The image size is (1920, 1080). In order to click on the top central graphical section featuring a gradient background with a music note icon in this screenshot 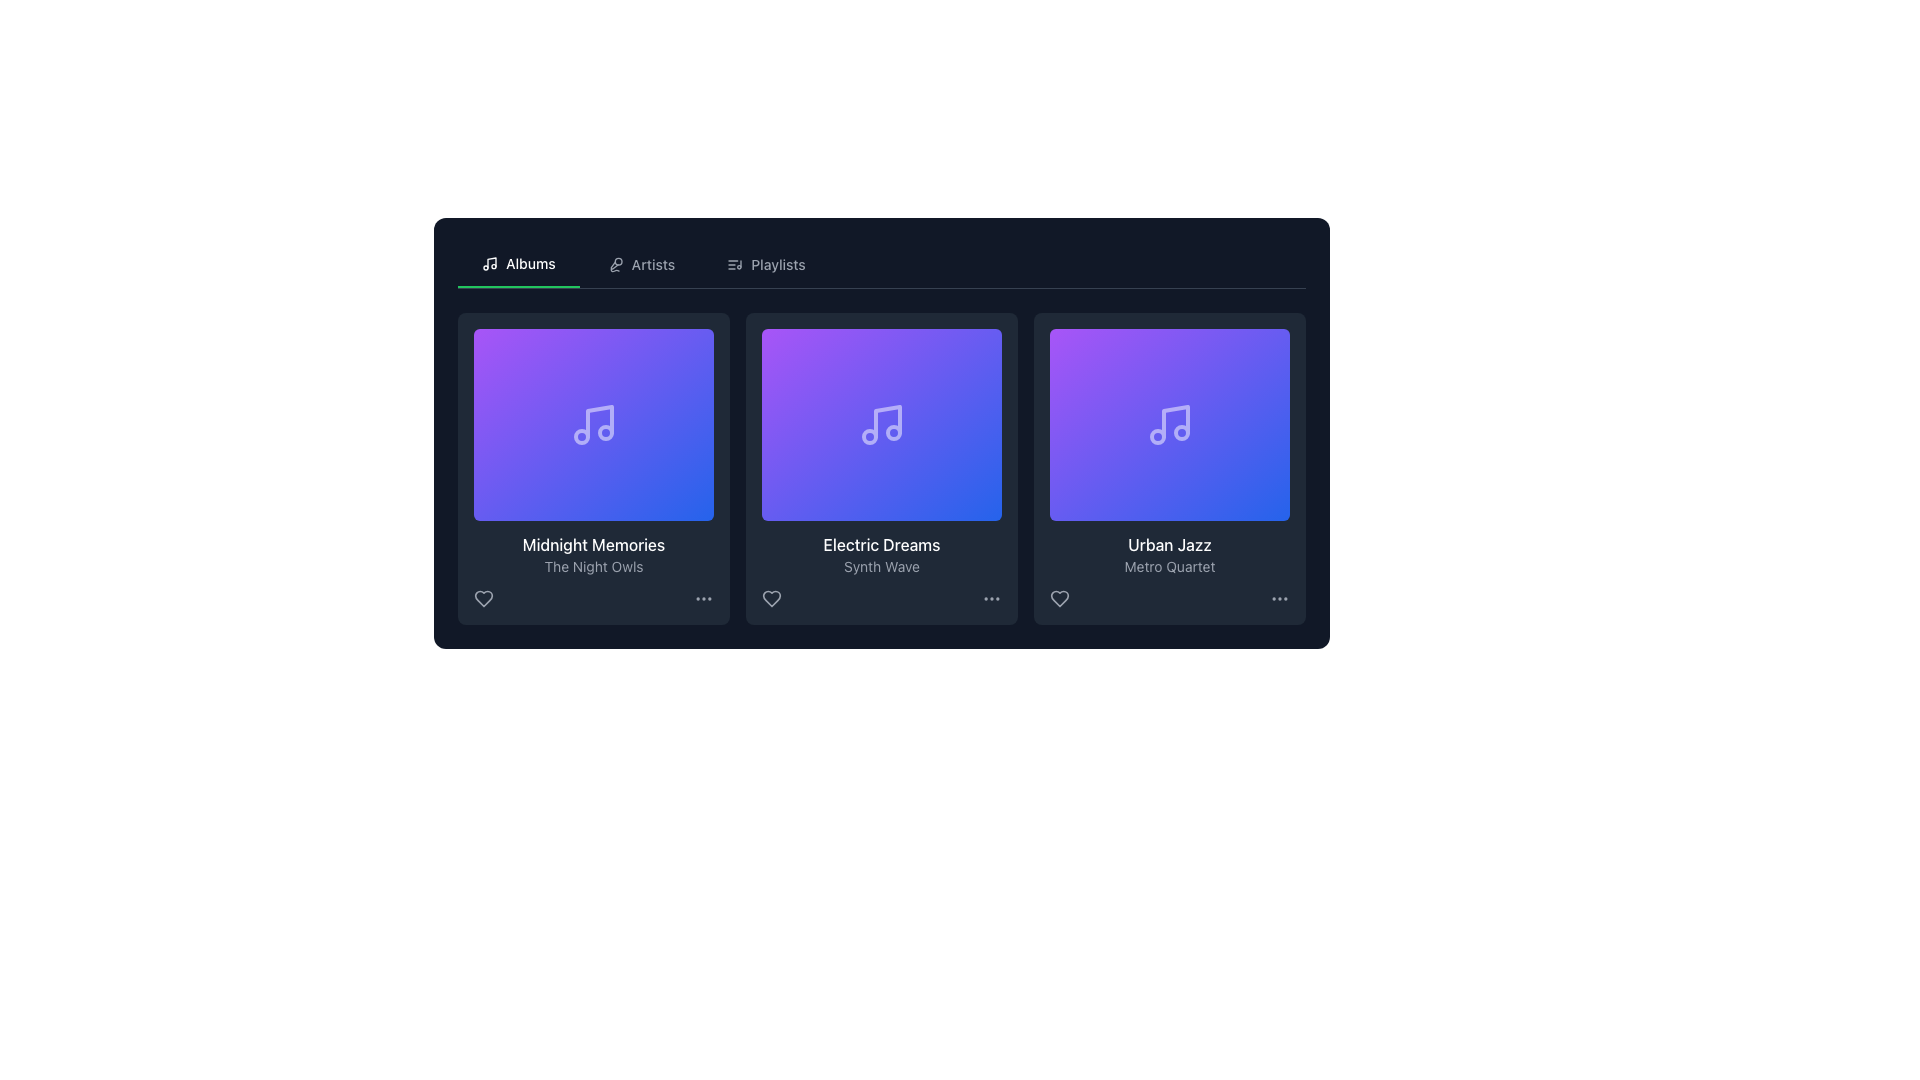, I will do `click(593, 423)`.